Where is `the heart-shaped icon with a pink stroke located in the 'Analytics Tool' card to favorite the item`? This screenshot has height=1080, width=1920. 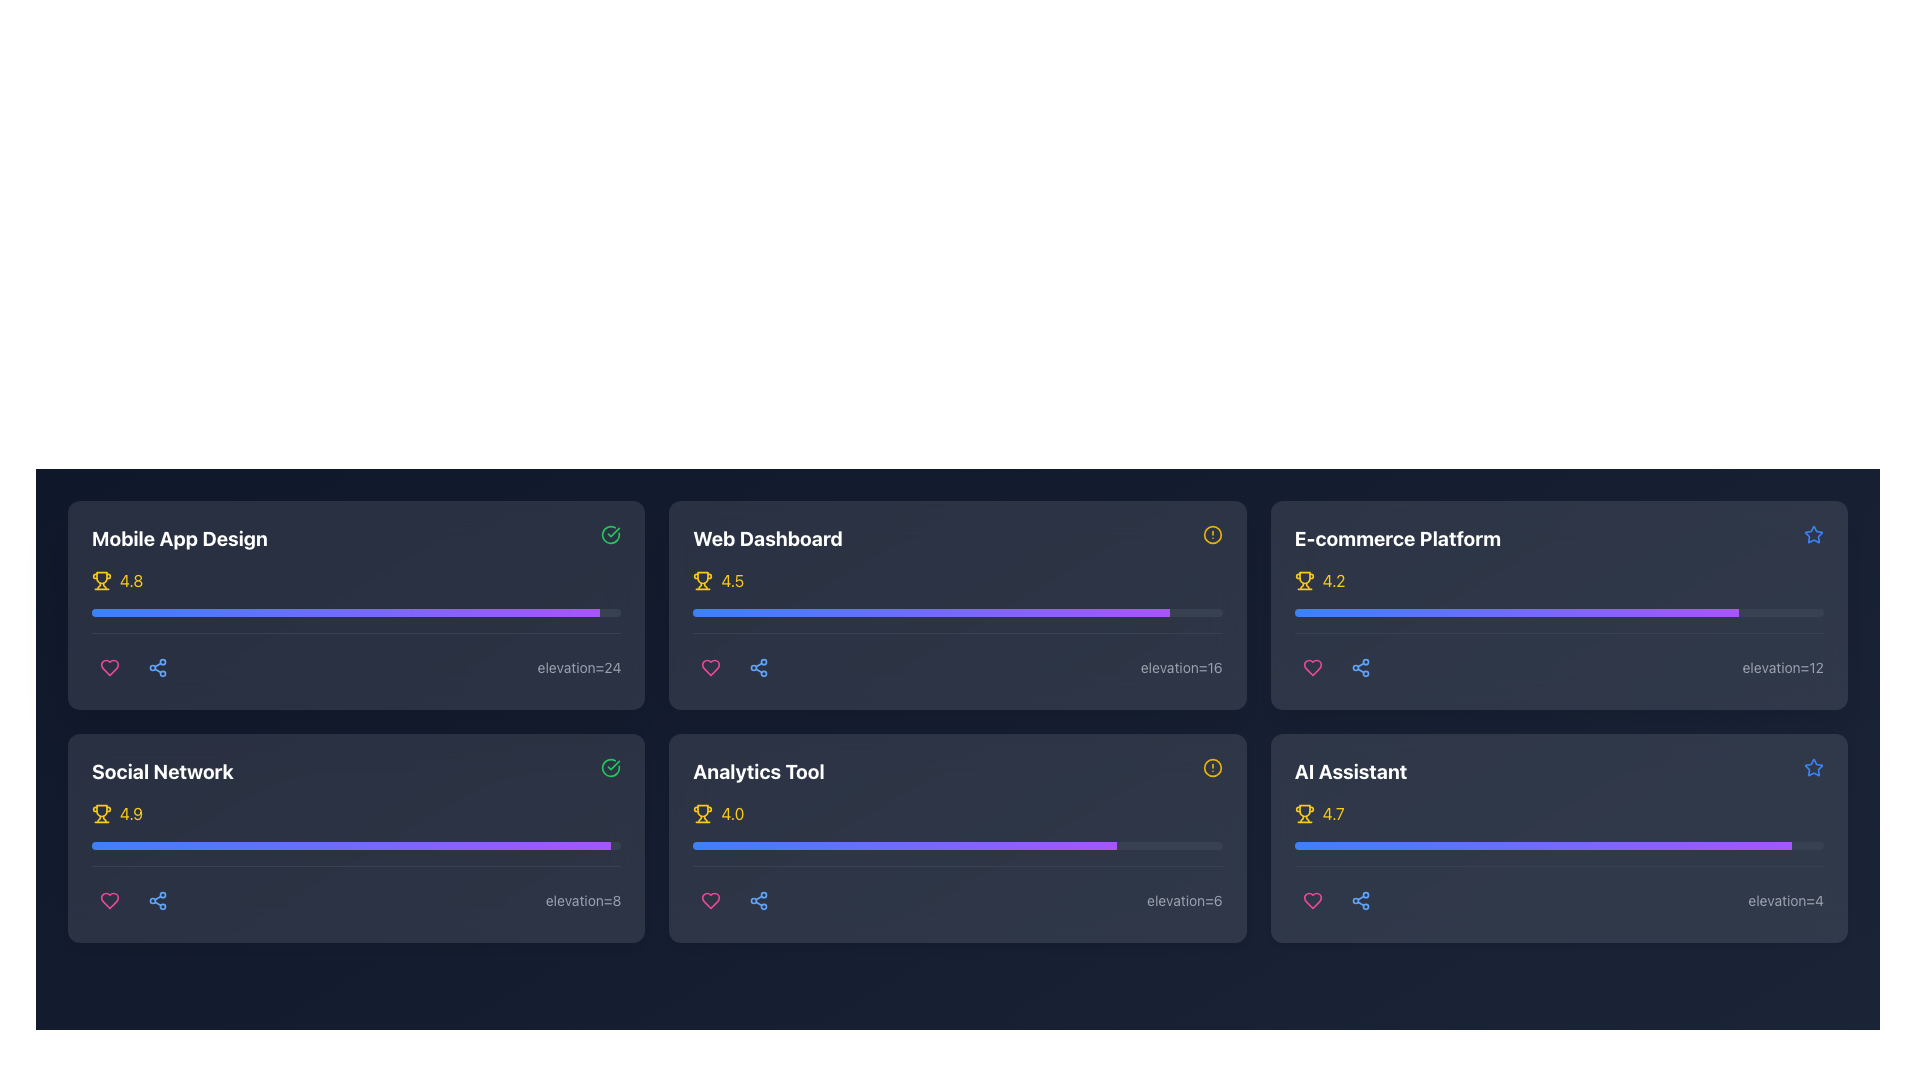 the heart-shaped icon with a pink stroke located in the 'Analytics Tool' card to favorite the item is located at coordinates (711, 901).